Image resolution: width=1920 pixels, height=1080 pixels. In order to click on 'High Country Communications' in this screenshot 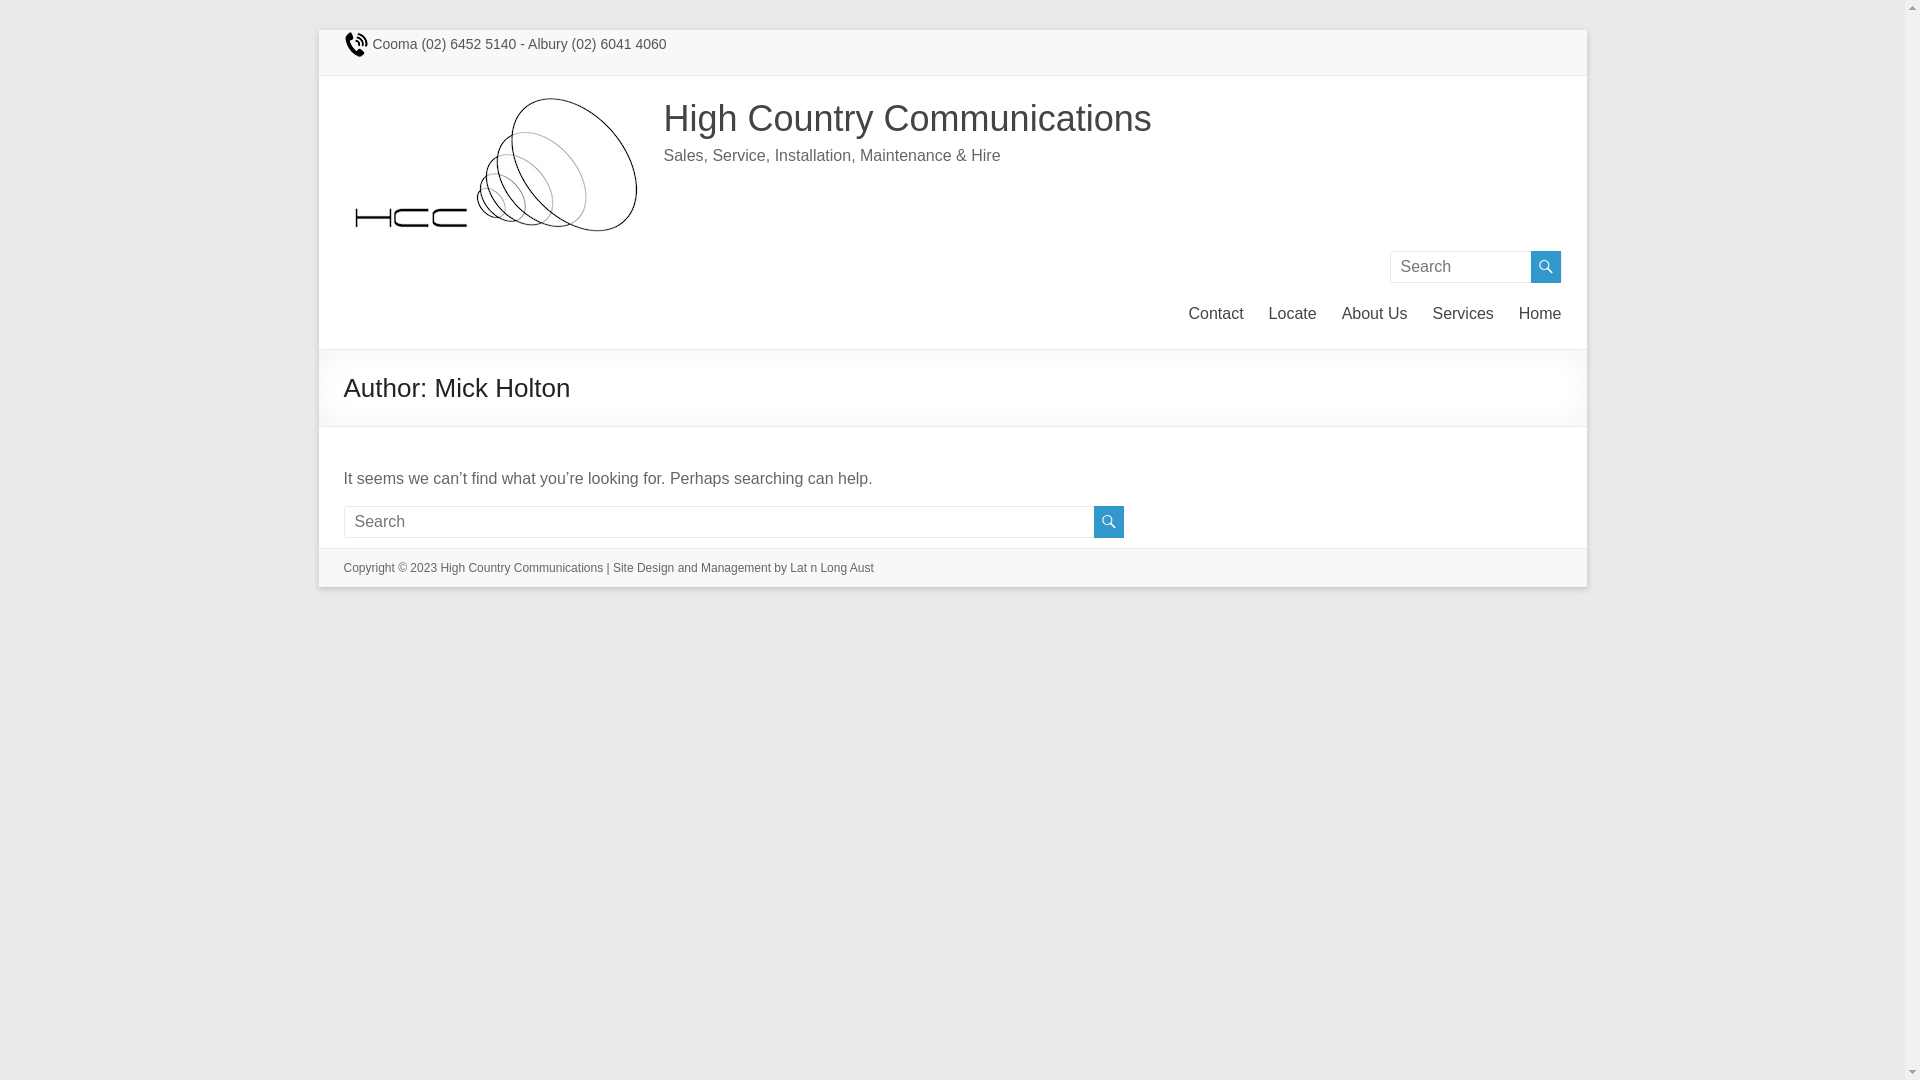, I will do `click(906, 118)`.